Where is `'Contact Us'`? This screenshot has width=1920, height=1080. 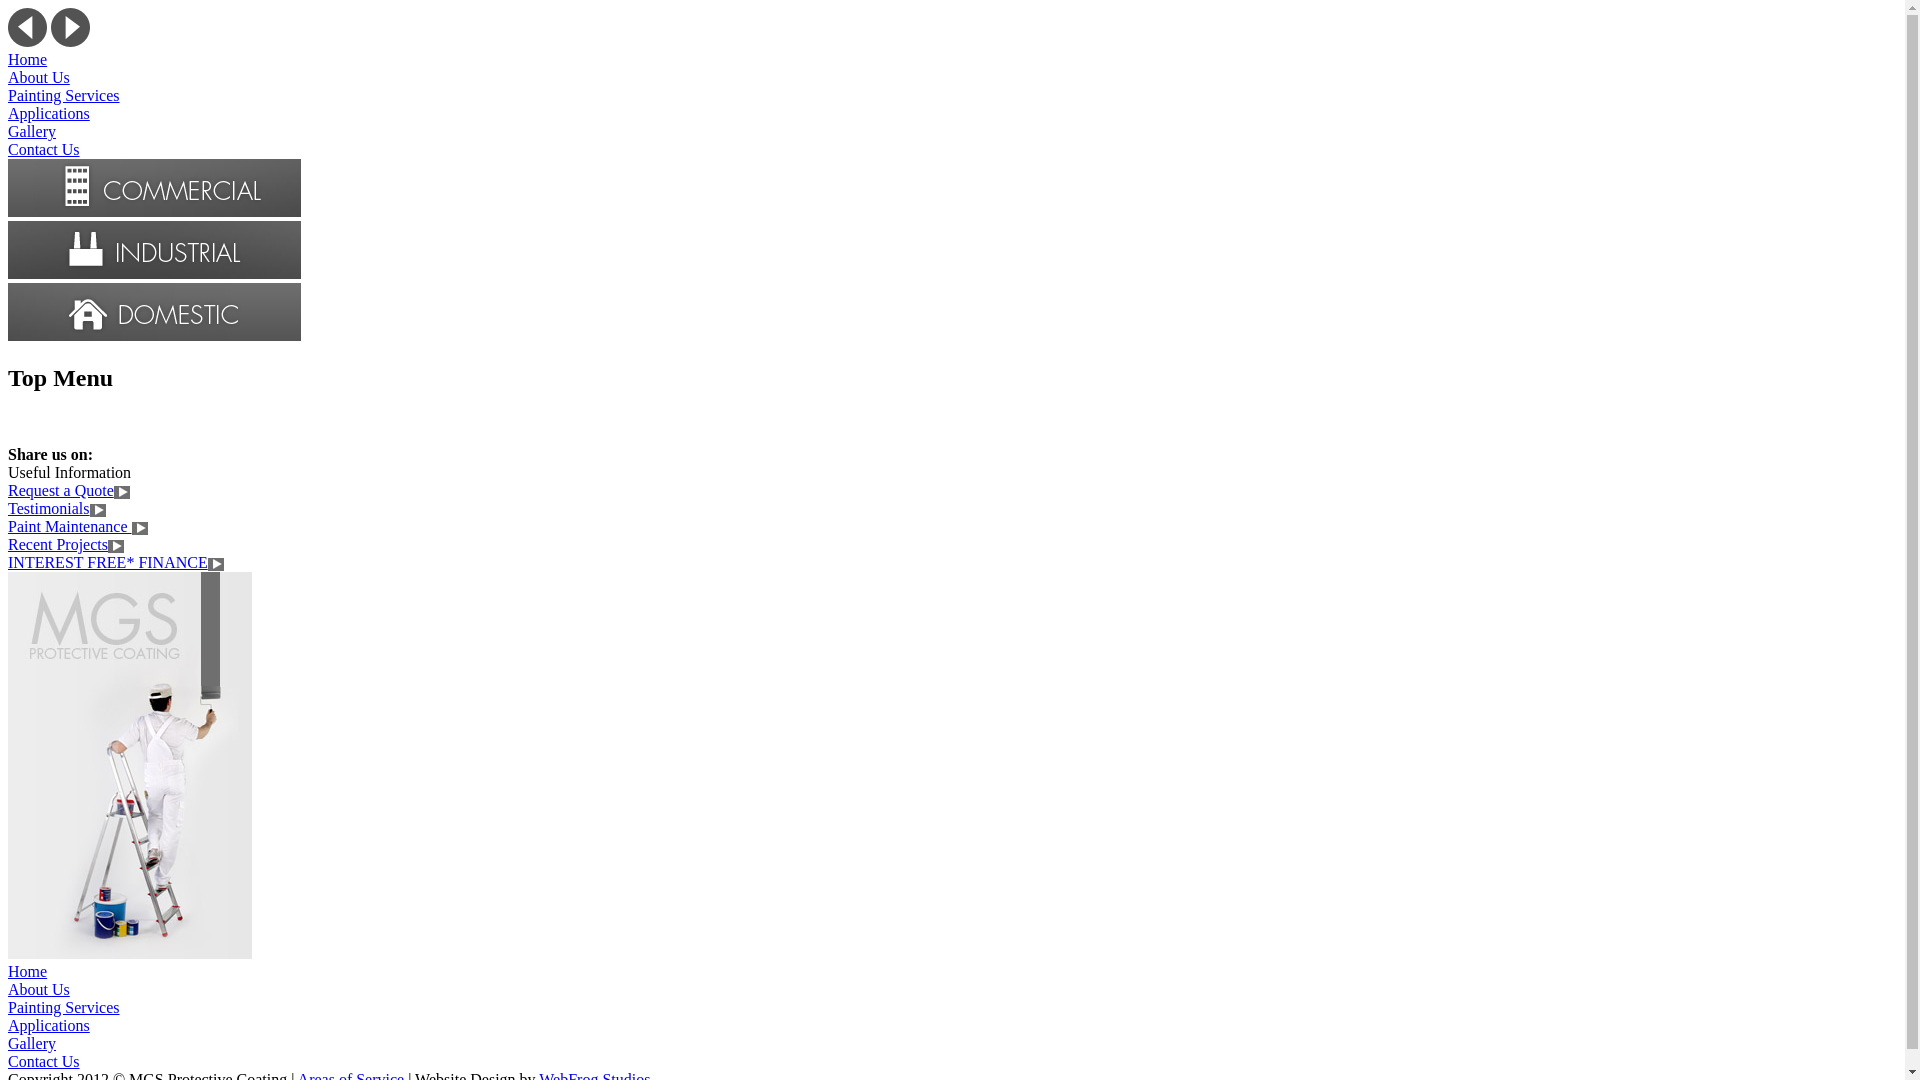
'Contact Us' is located at coordinates (43, 1060).